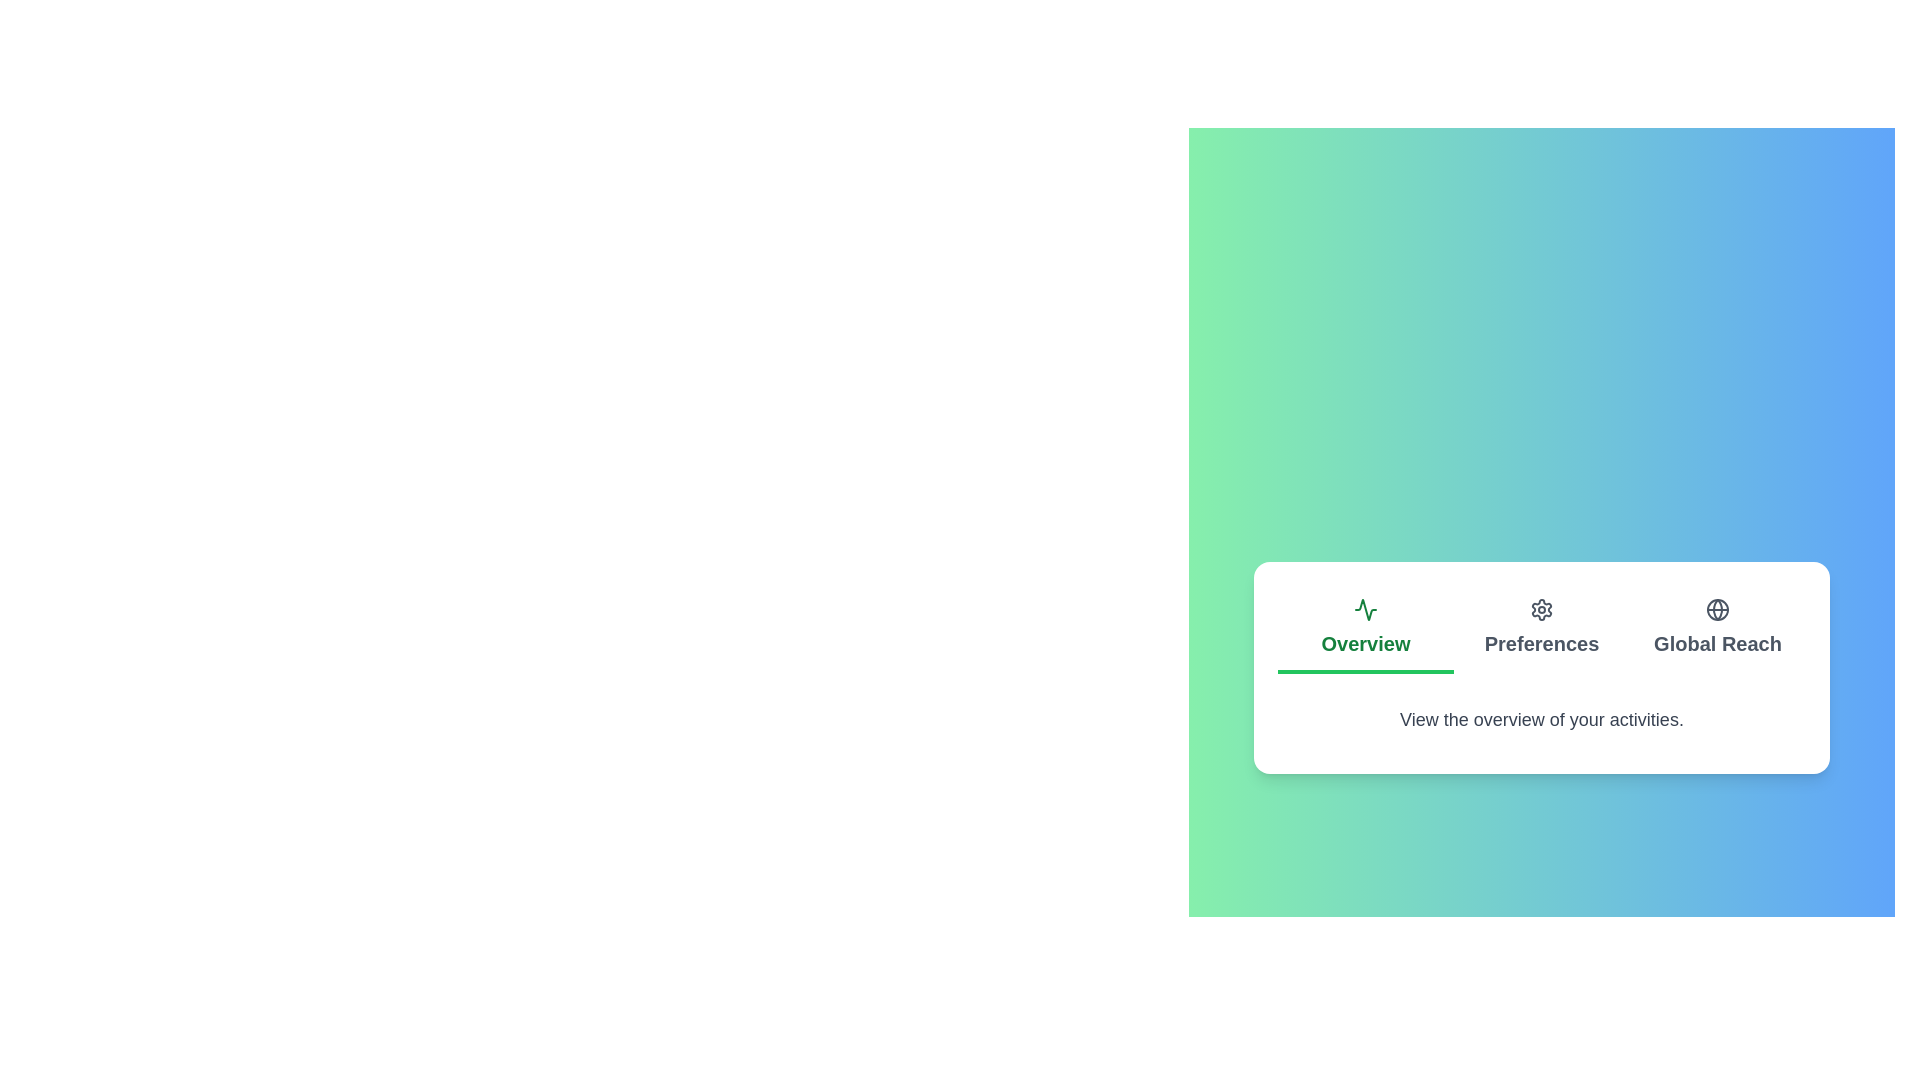 The width and height of the screenshot is (1920, 1080). What do you see at coordinates (1540, 628) in the screenshot?
I see `the tab with the name Preferences` at bounding box center [1540, 628].